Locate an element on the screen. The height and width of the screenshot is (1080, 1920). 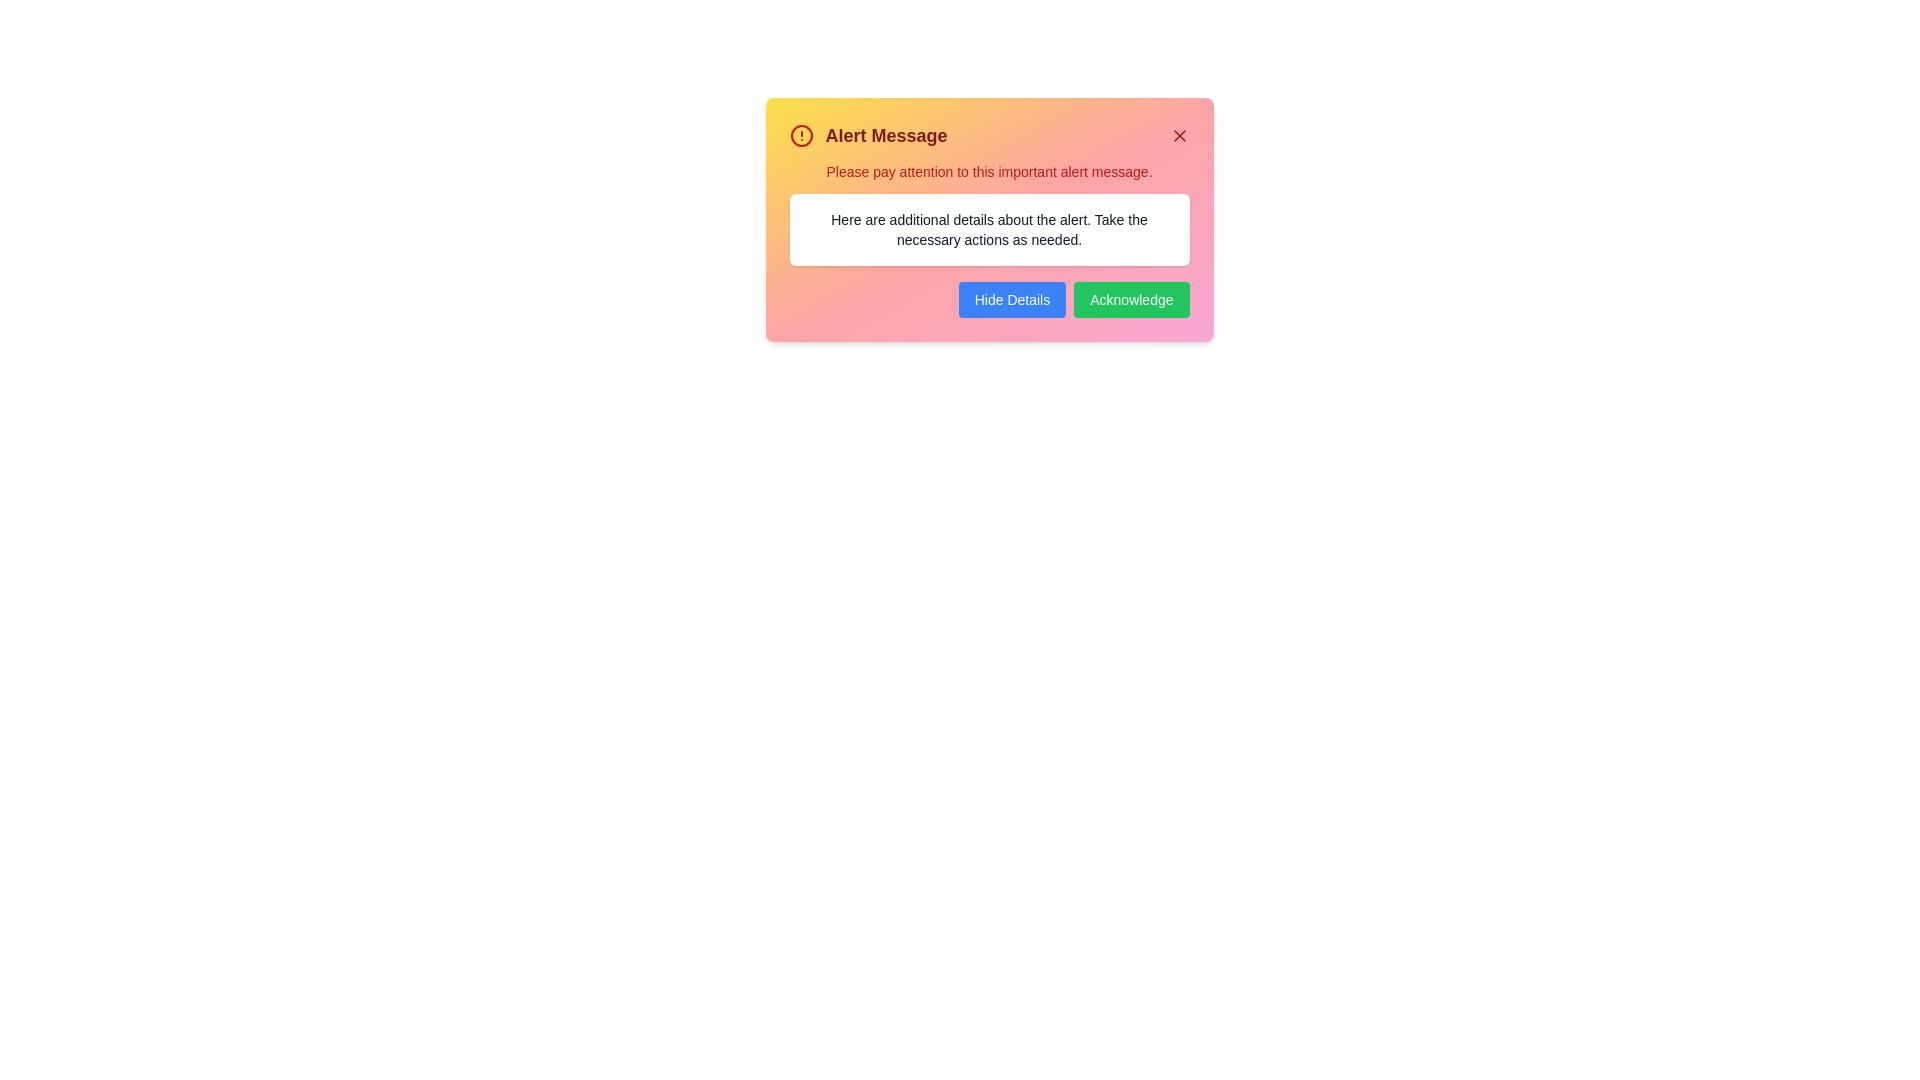
the 'Acknowledge' button to confirm the alert is located at coordinates (1131, 300).